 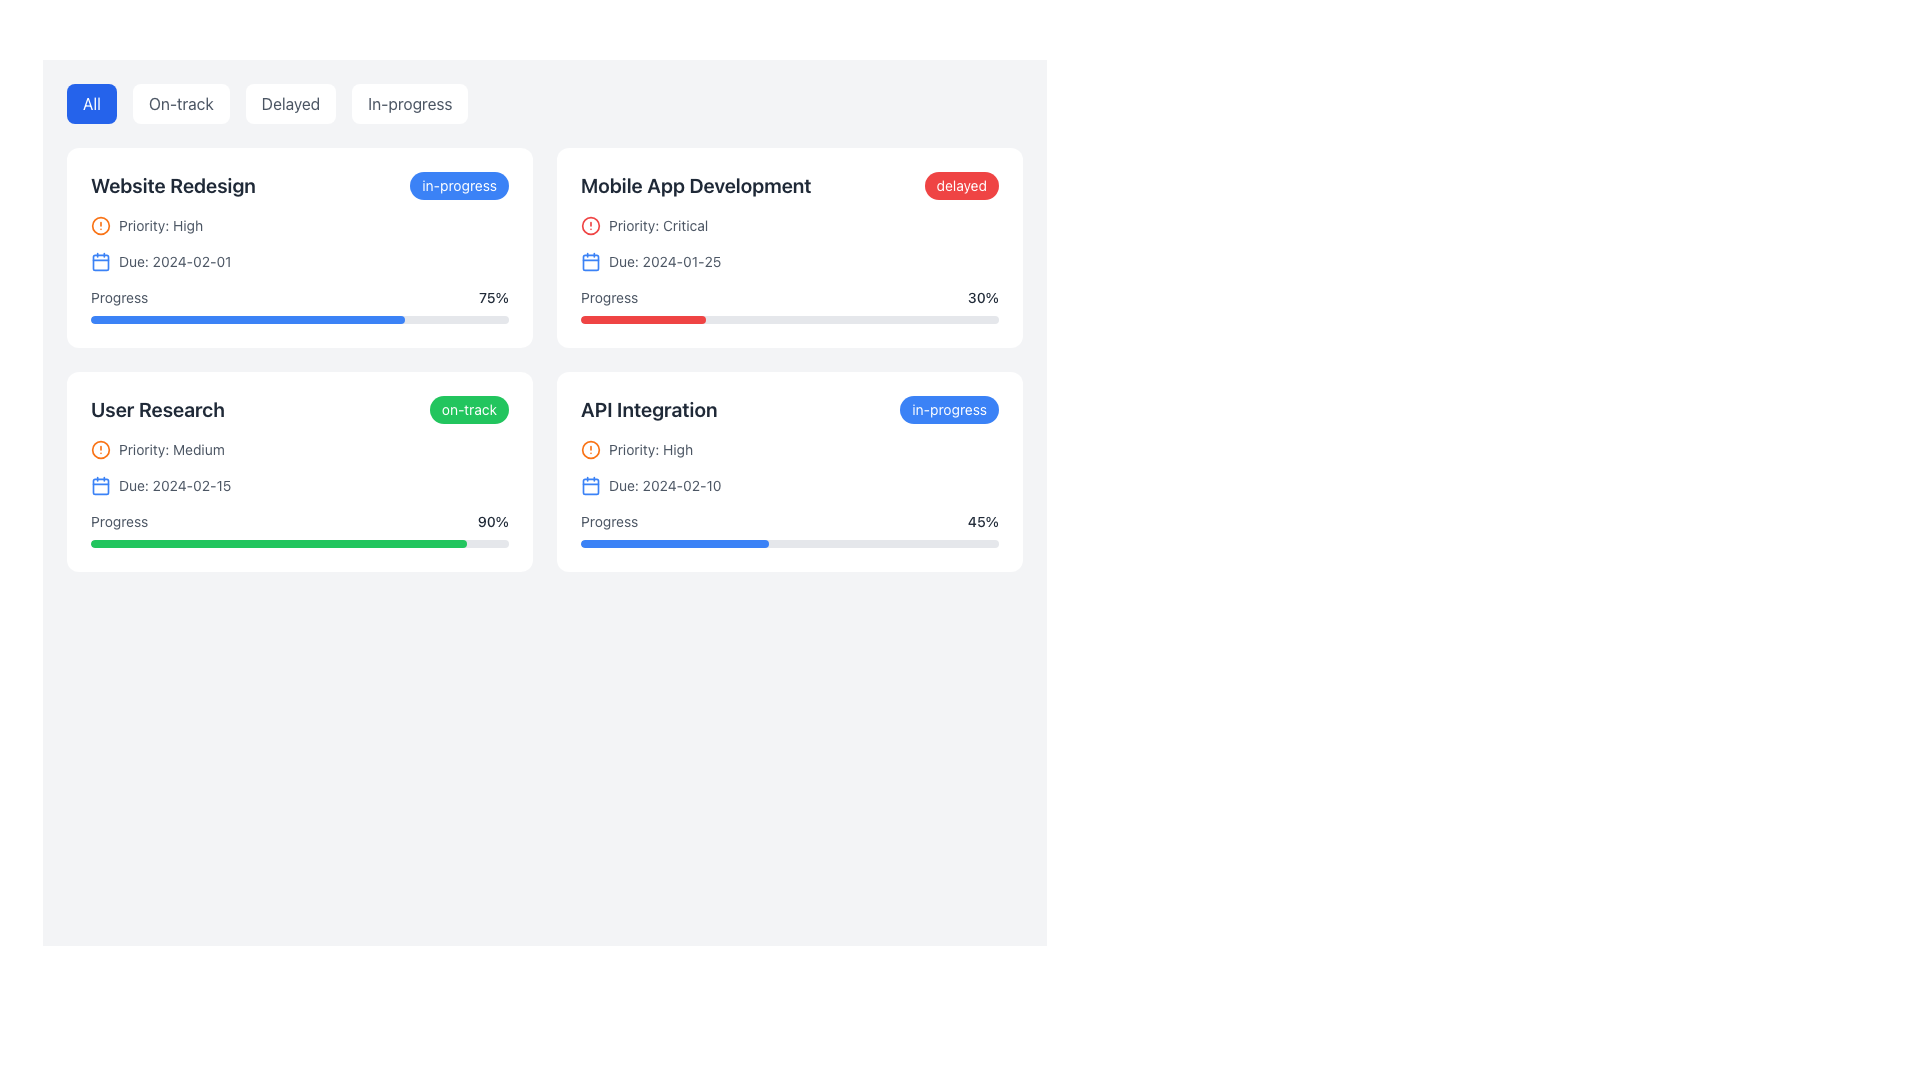 What do you see at coordinates (983, 520) in the screenshot?
I see `the static text element displaying '45%' which indicates progress metrics, located under the heading 'Progress' in the bottom-right quadrant of the card labeled 'API Integration'` at bounding box center [983, 520].